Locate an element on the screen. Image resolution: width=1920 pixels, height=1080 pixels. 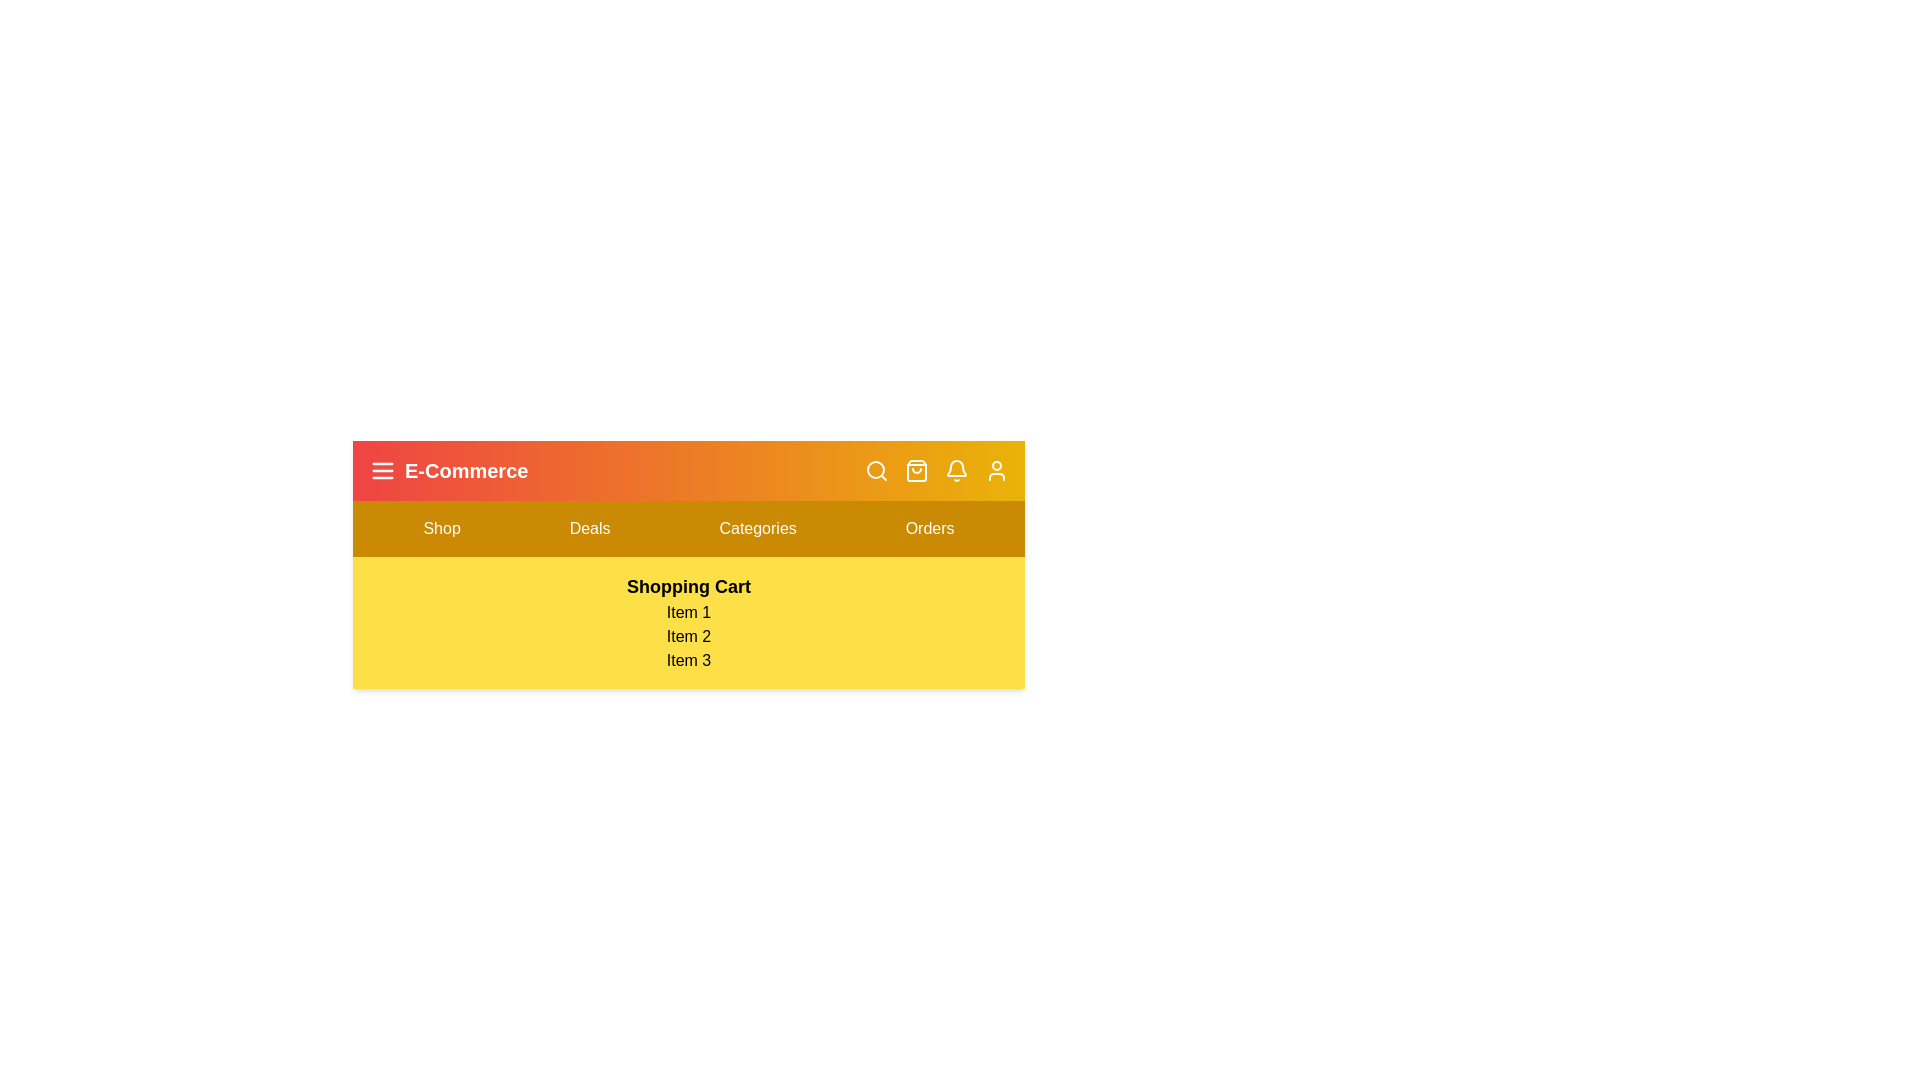
the user profile icon is located at coordinates (997, 470).